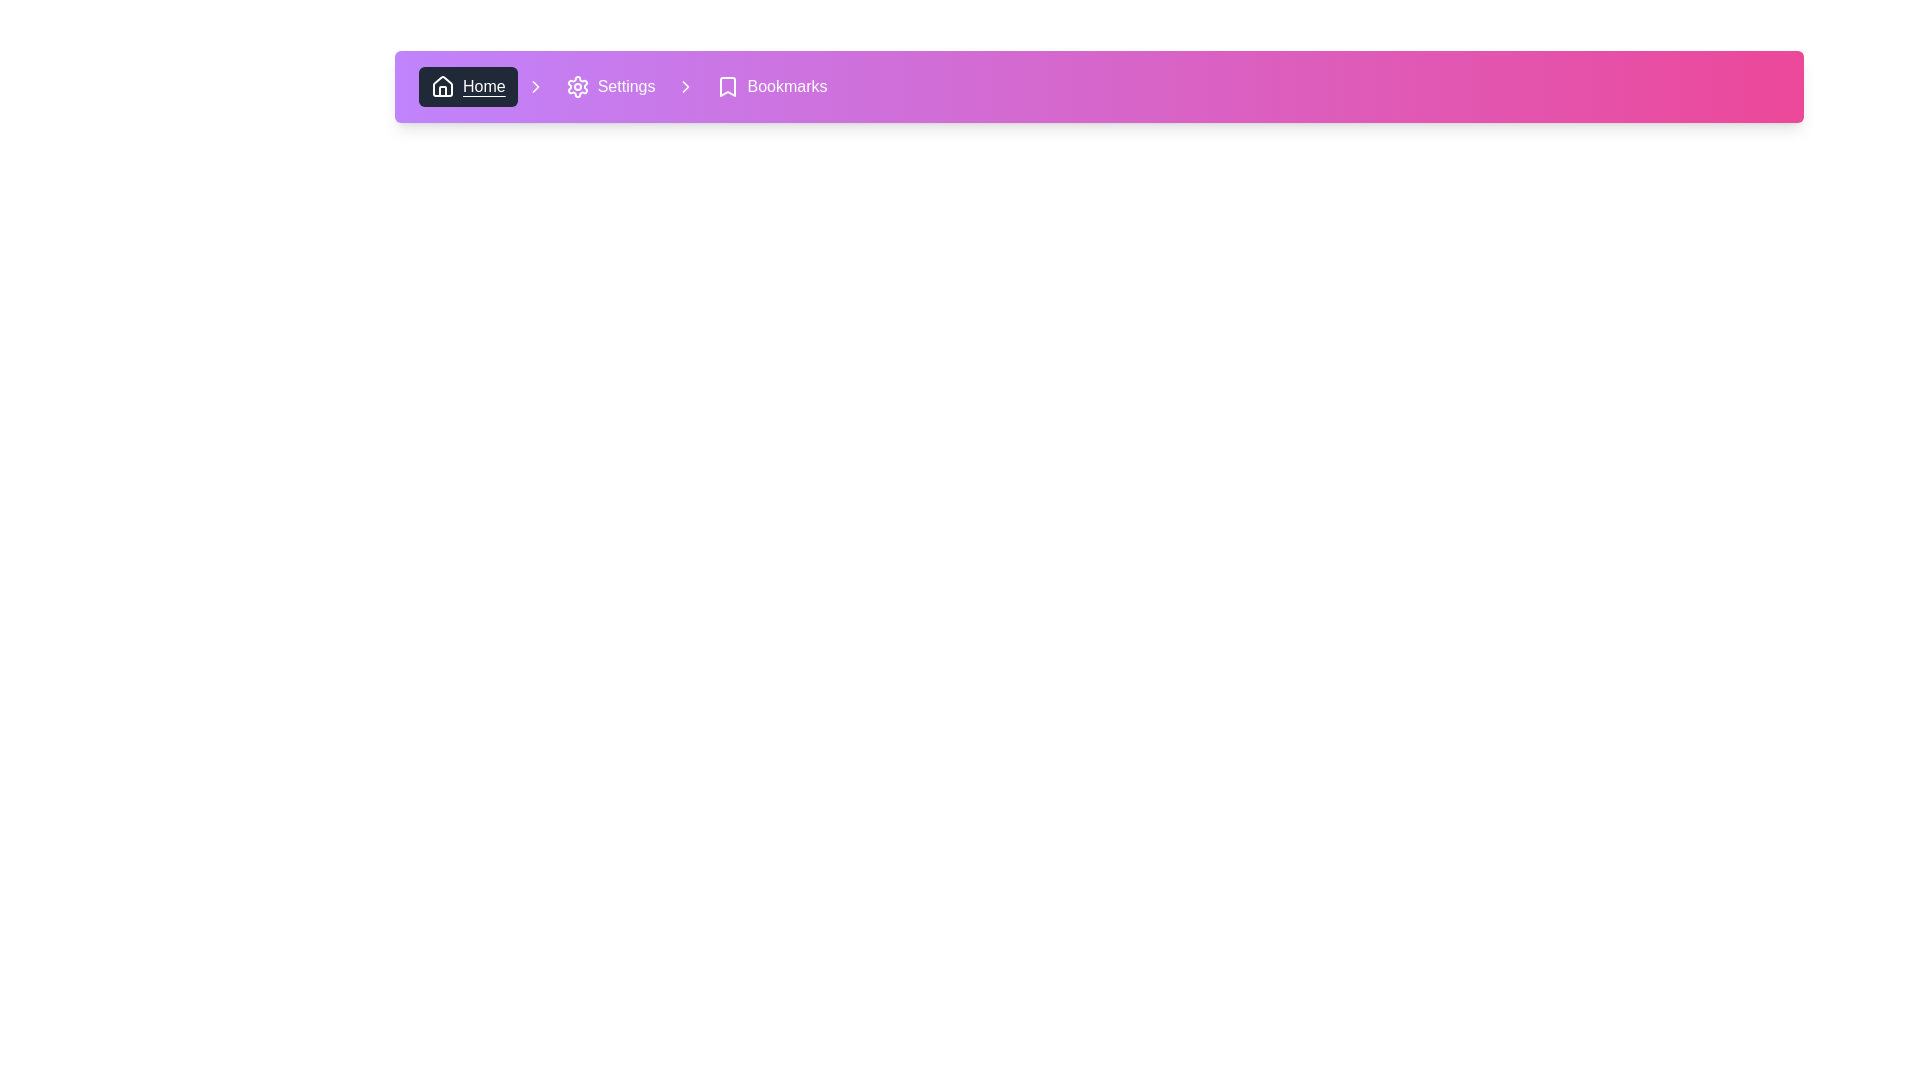 This screenshot has height=1080, width=1920. I want to click on the 'Home' icon, which is a vector graphic resembling a house with a triangular roof and rectangular base, located at the top left of the navigation bar, so click(441, 84).